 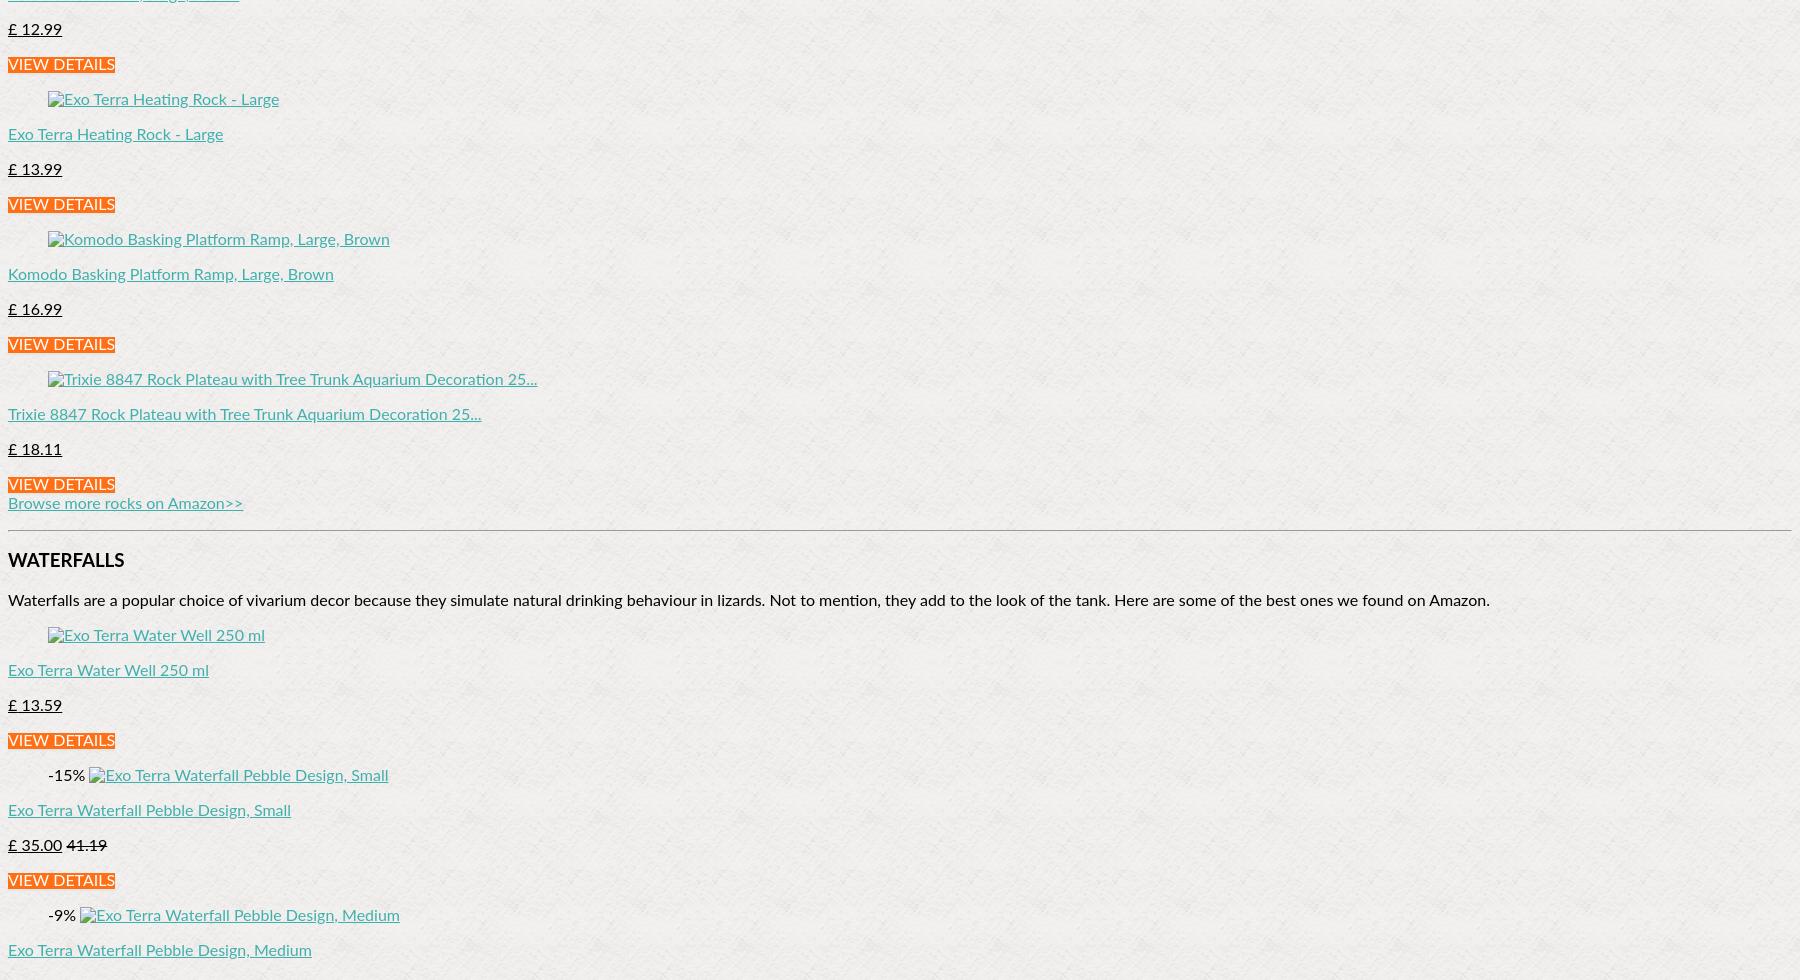 What do you see at coordinates (107, 671) in the screenshot?
I see `'Exo Terra Water Well 250 ml'` at bounding box center [107, 671].